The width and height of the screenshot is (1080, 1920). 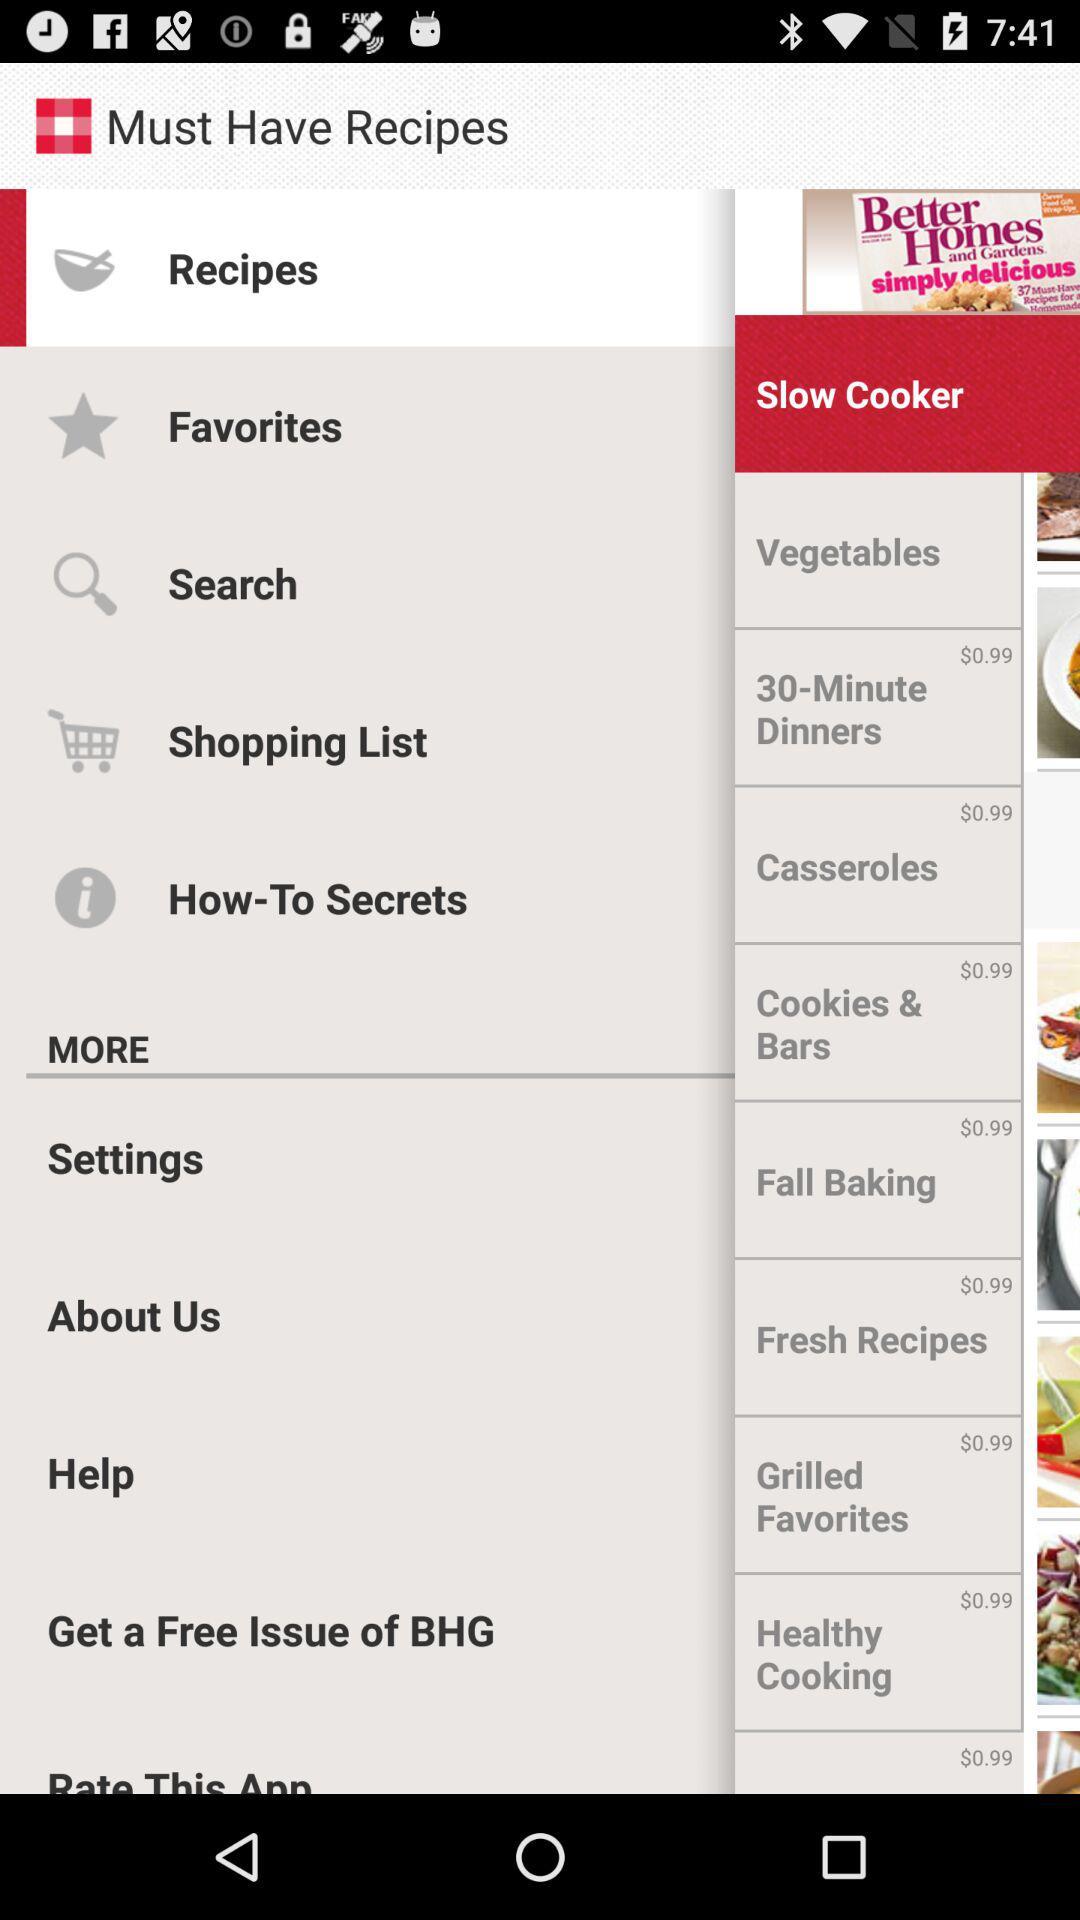 What do you see at coordinates (858, 393) in the screenshot?
I see `app next to favorites app` at bounding box center [858, 393].